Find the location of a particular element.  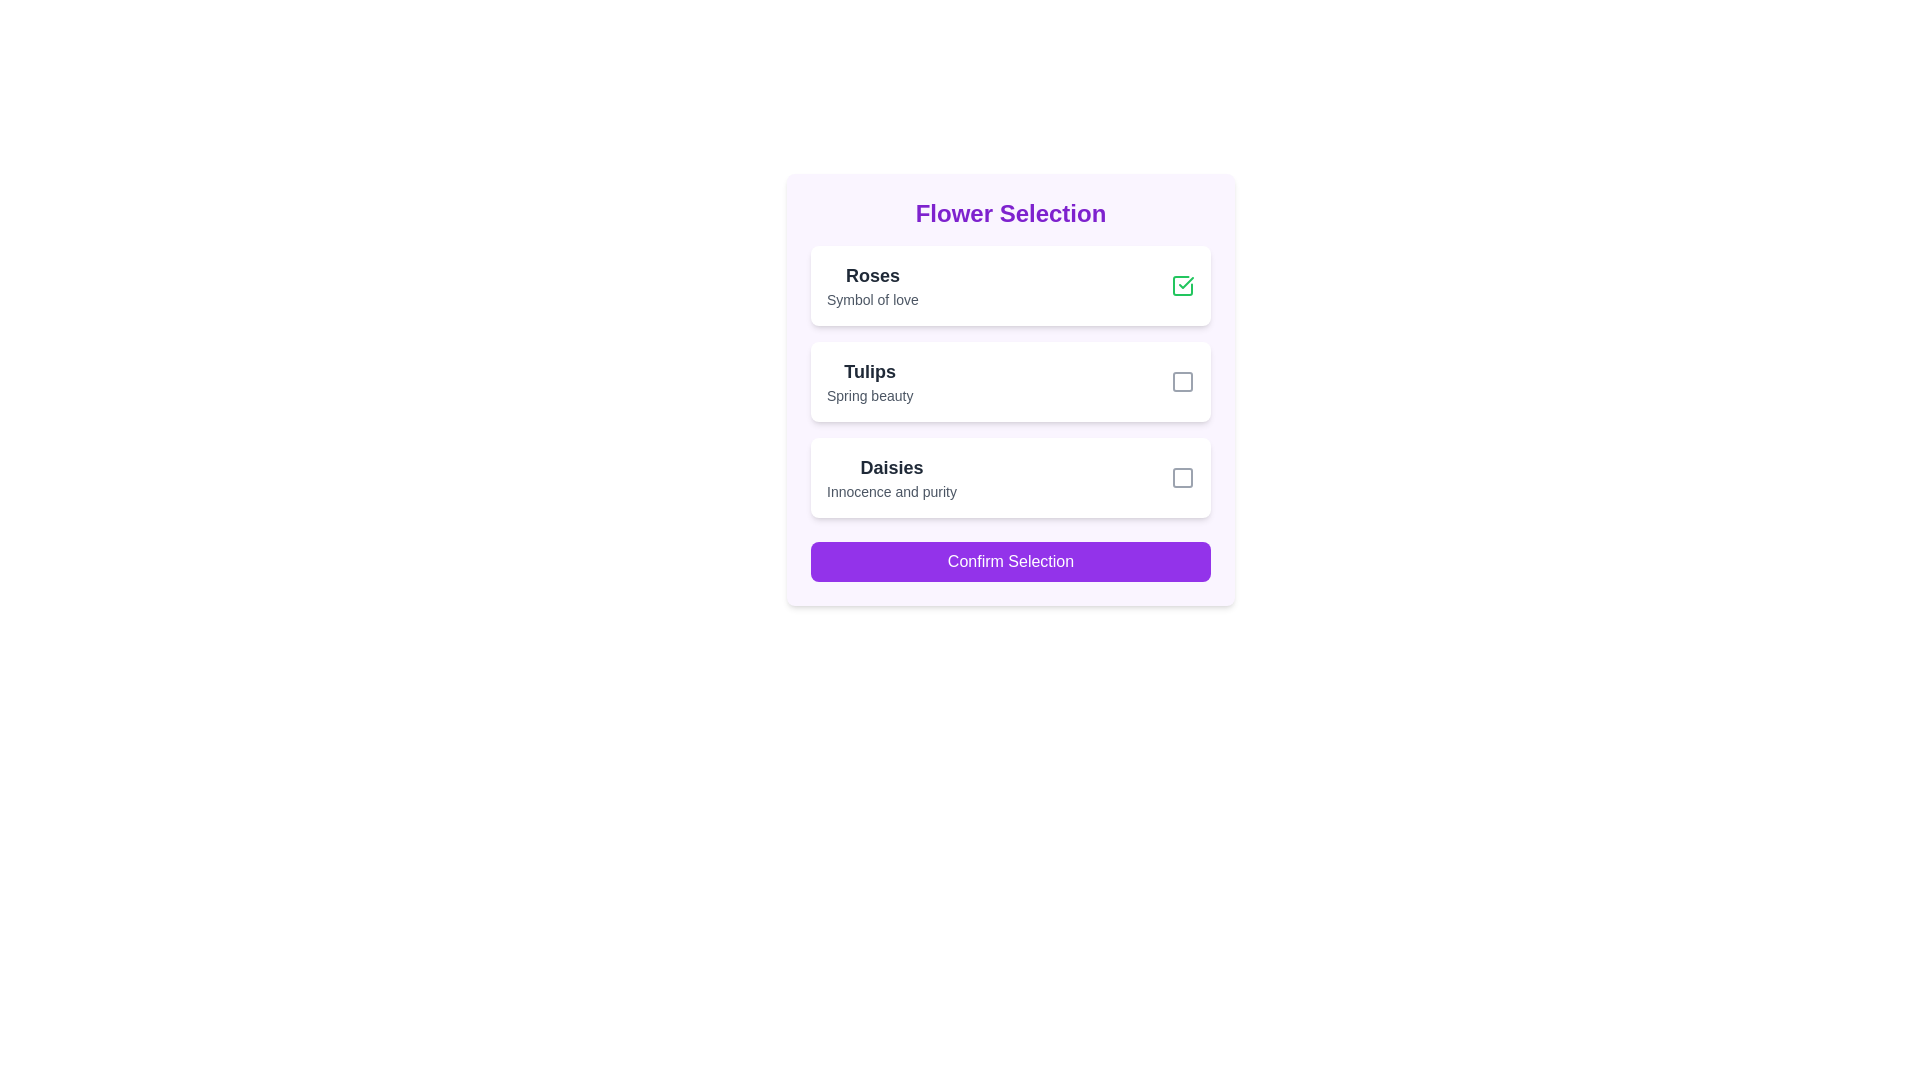

the text label that provides the title 'Daisies' and description 'Innocence and purity' in the selection panel, positioned in the third row between 'Tulips' and 'Confirm Selection' is located at coordinates (891, 478).